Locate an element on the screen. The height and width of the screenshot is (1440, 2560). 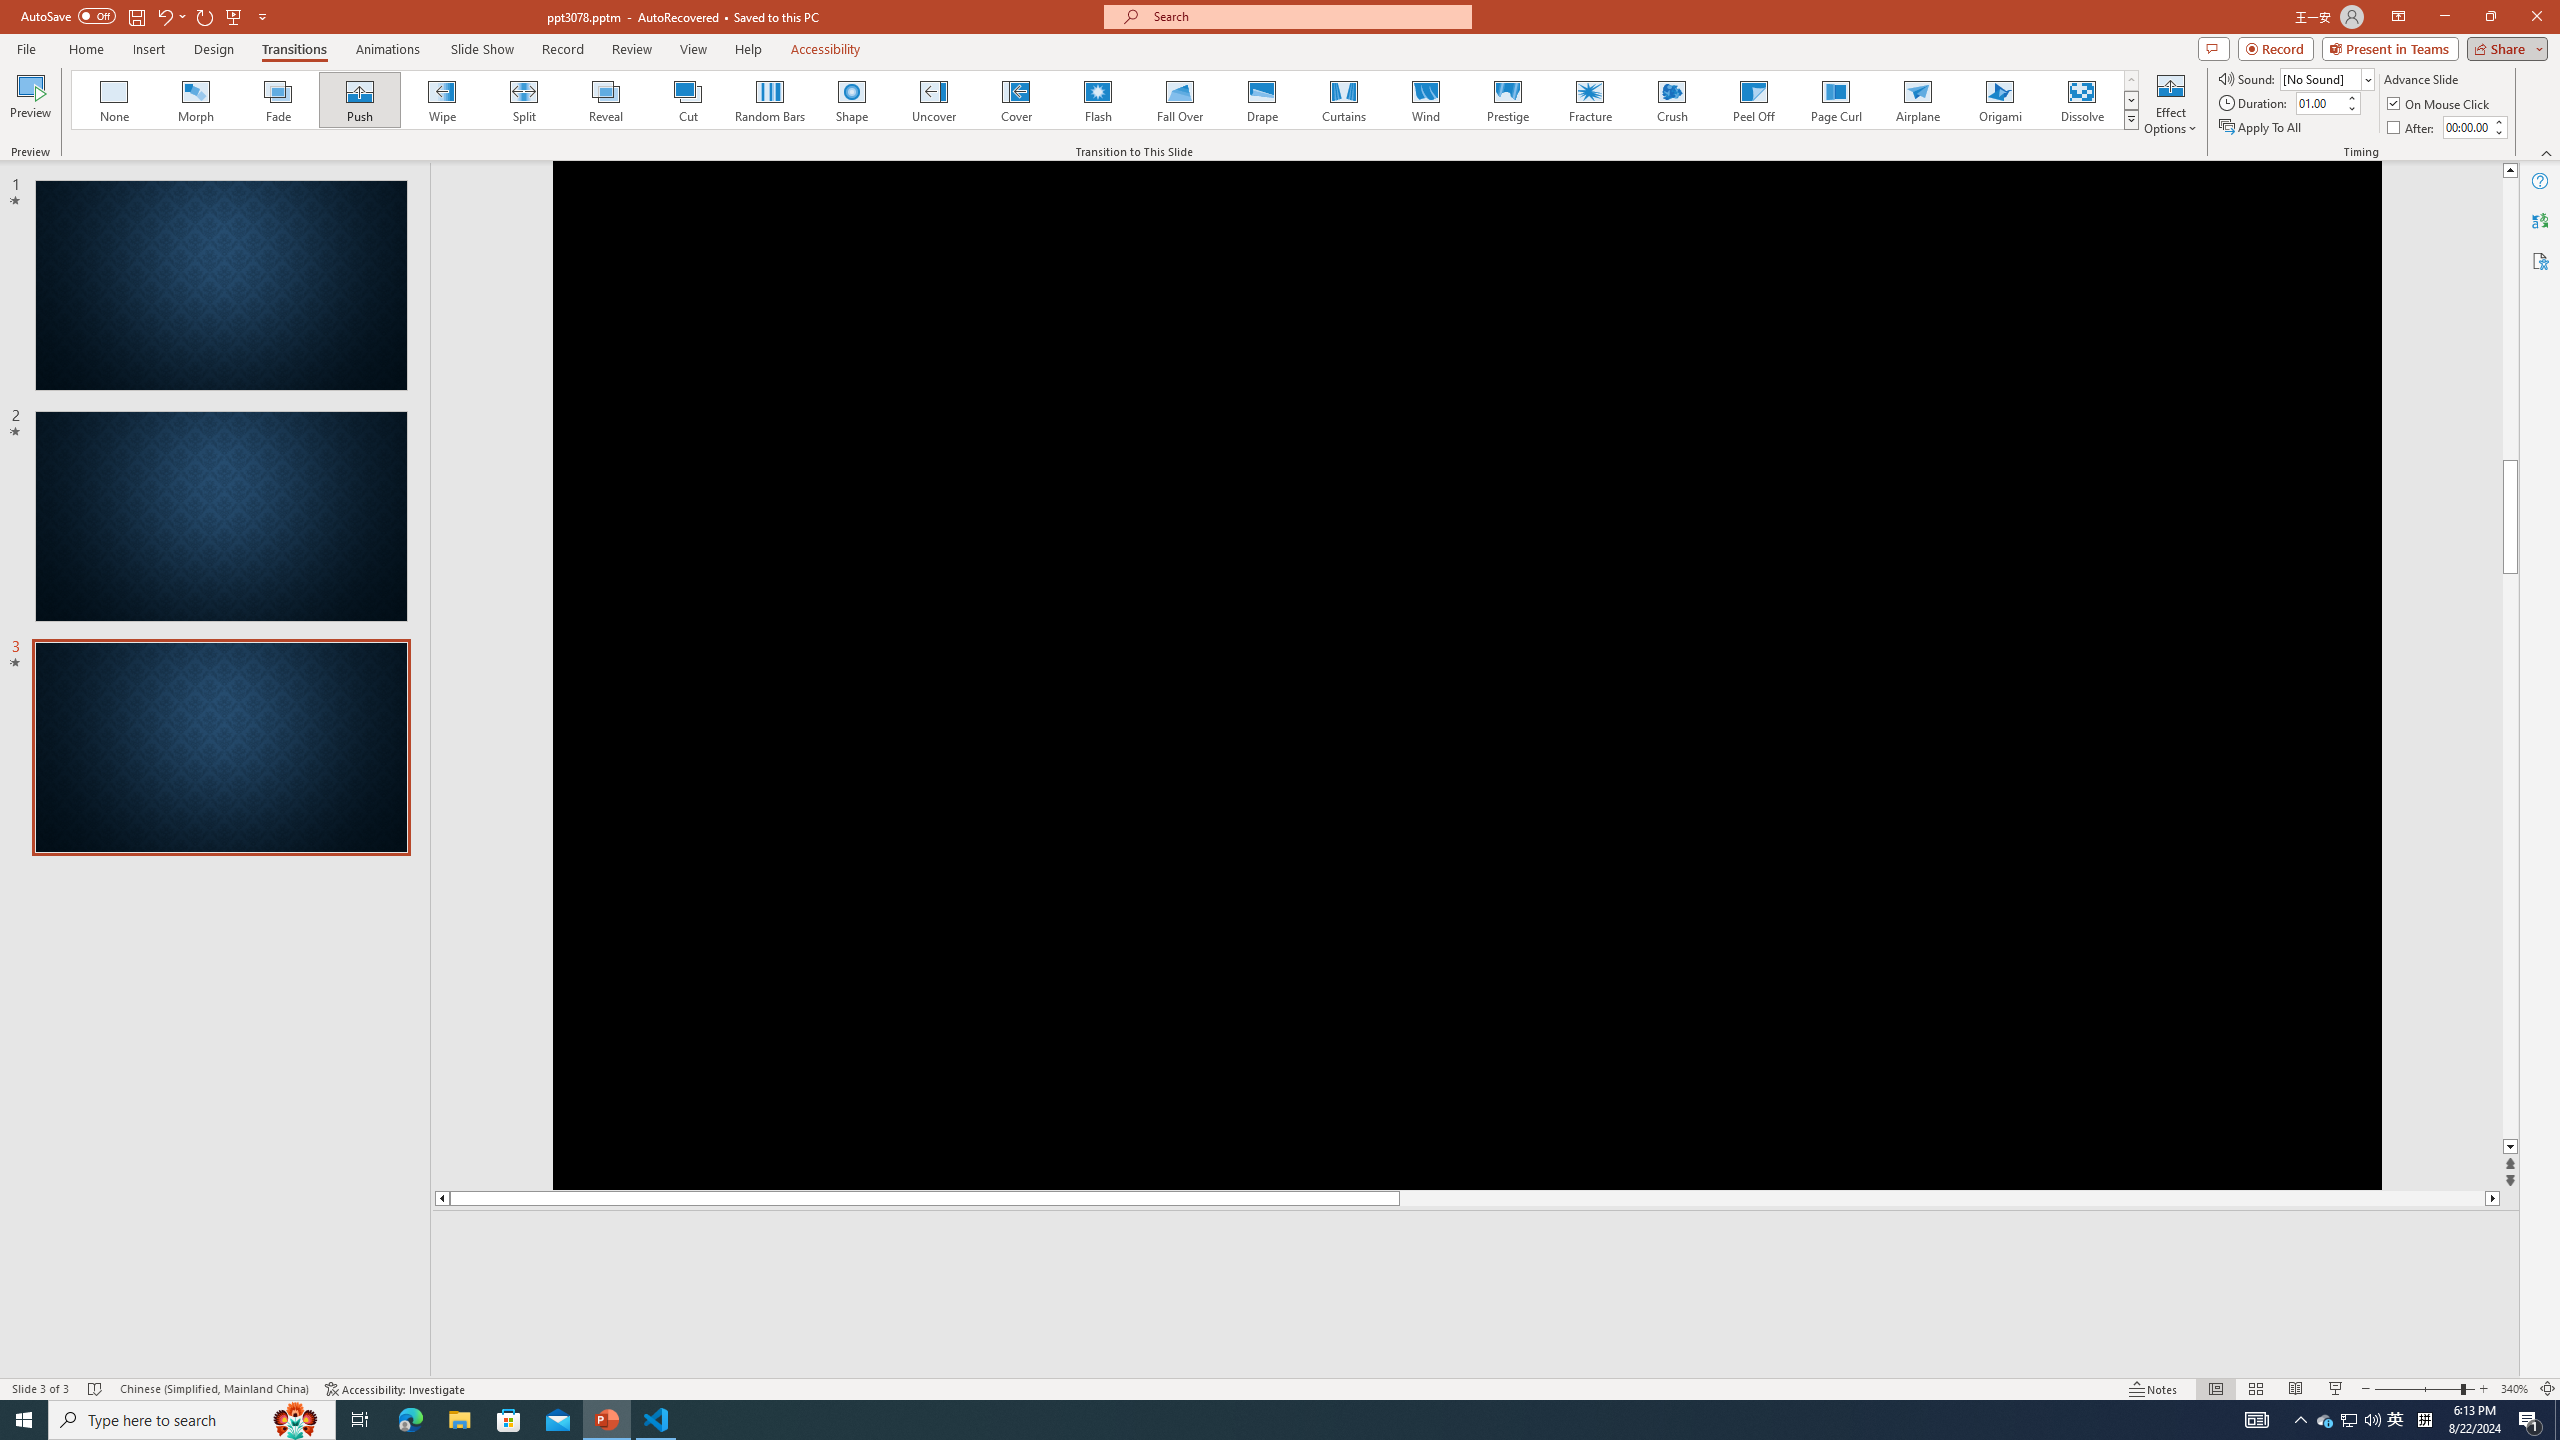
'Crush' is located at coordinates (1671, 99).